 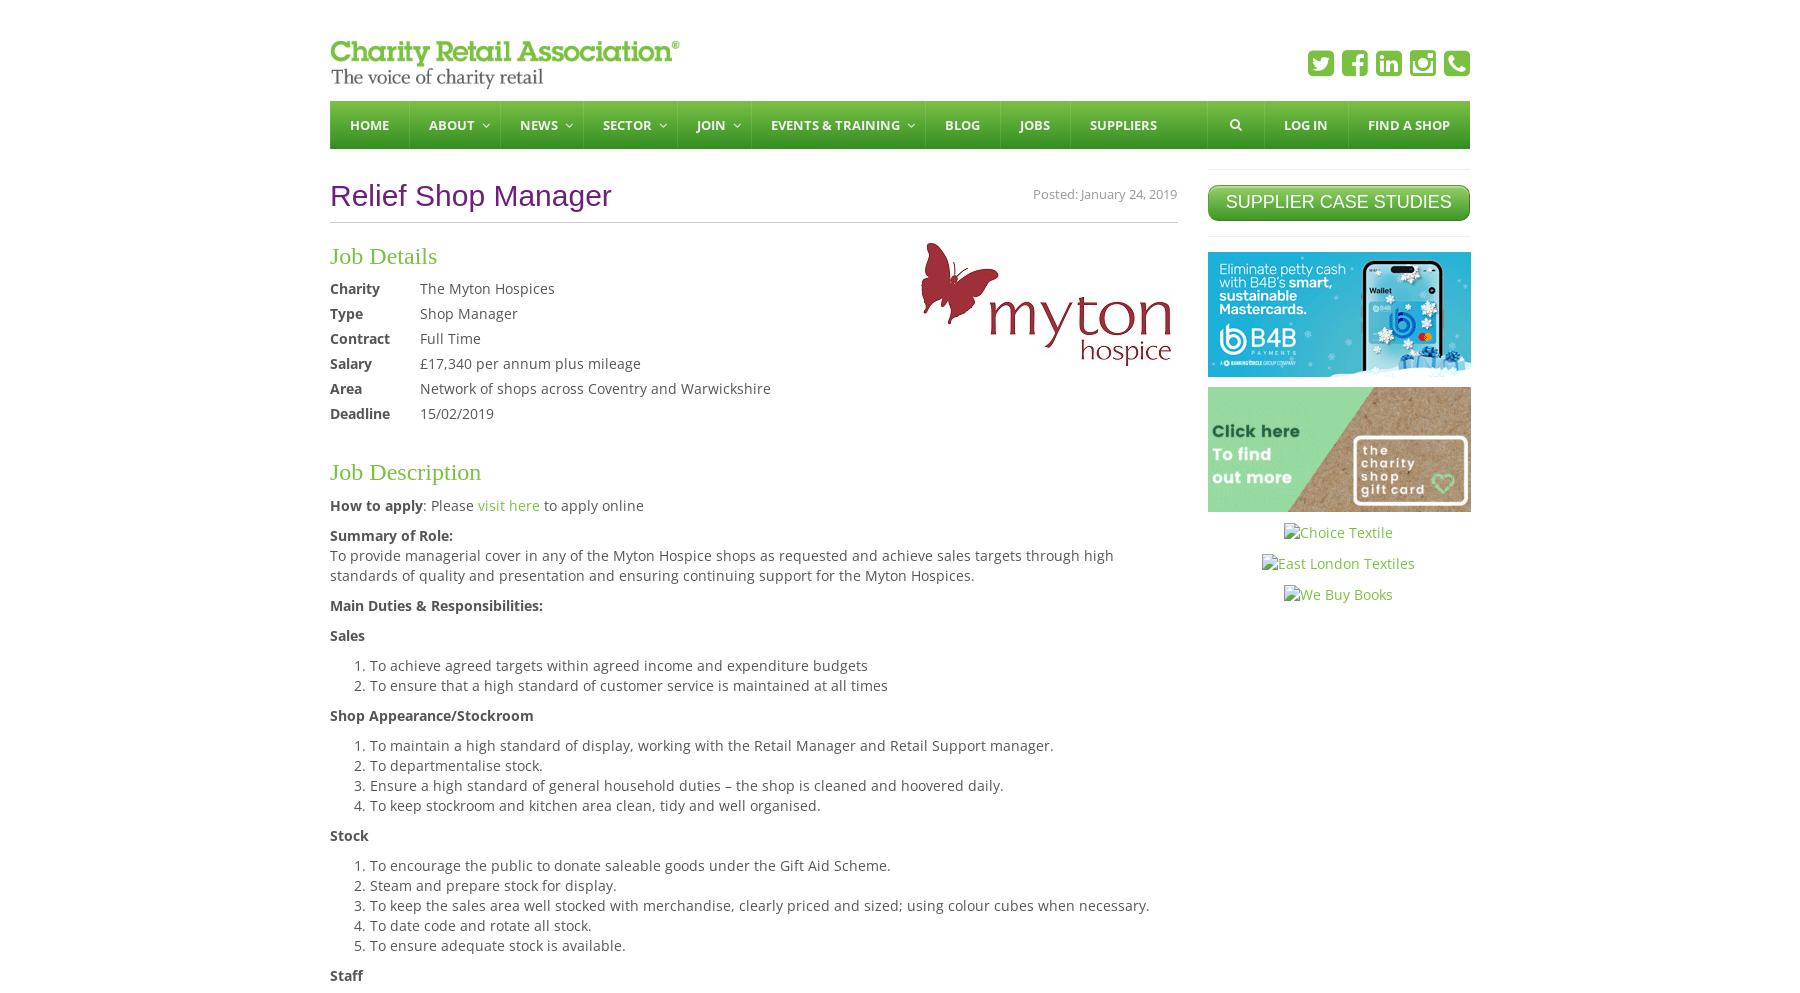 What do you see at coordinates (758, 904) in the screenshot?
I see `'To keep the sales area well stocked with merchandise, clearly priced and sized; using colour cubes when necessary.'` at bounding box center [758, 904].